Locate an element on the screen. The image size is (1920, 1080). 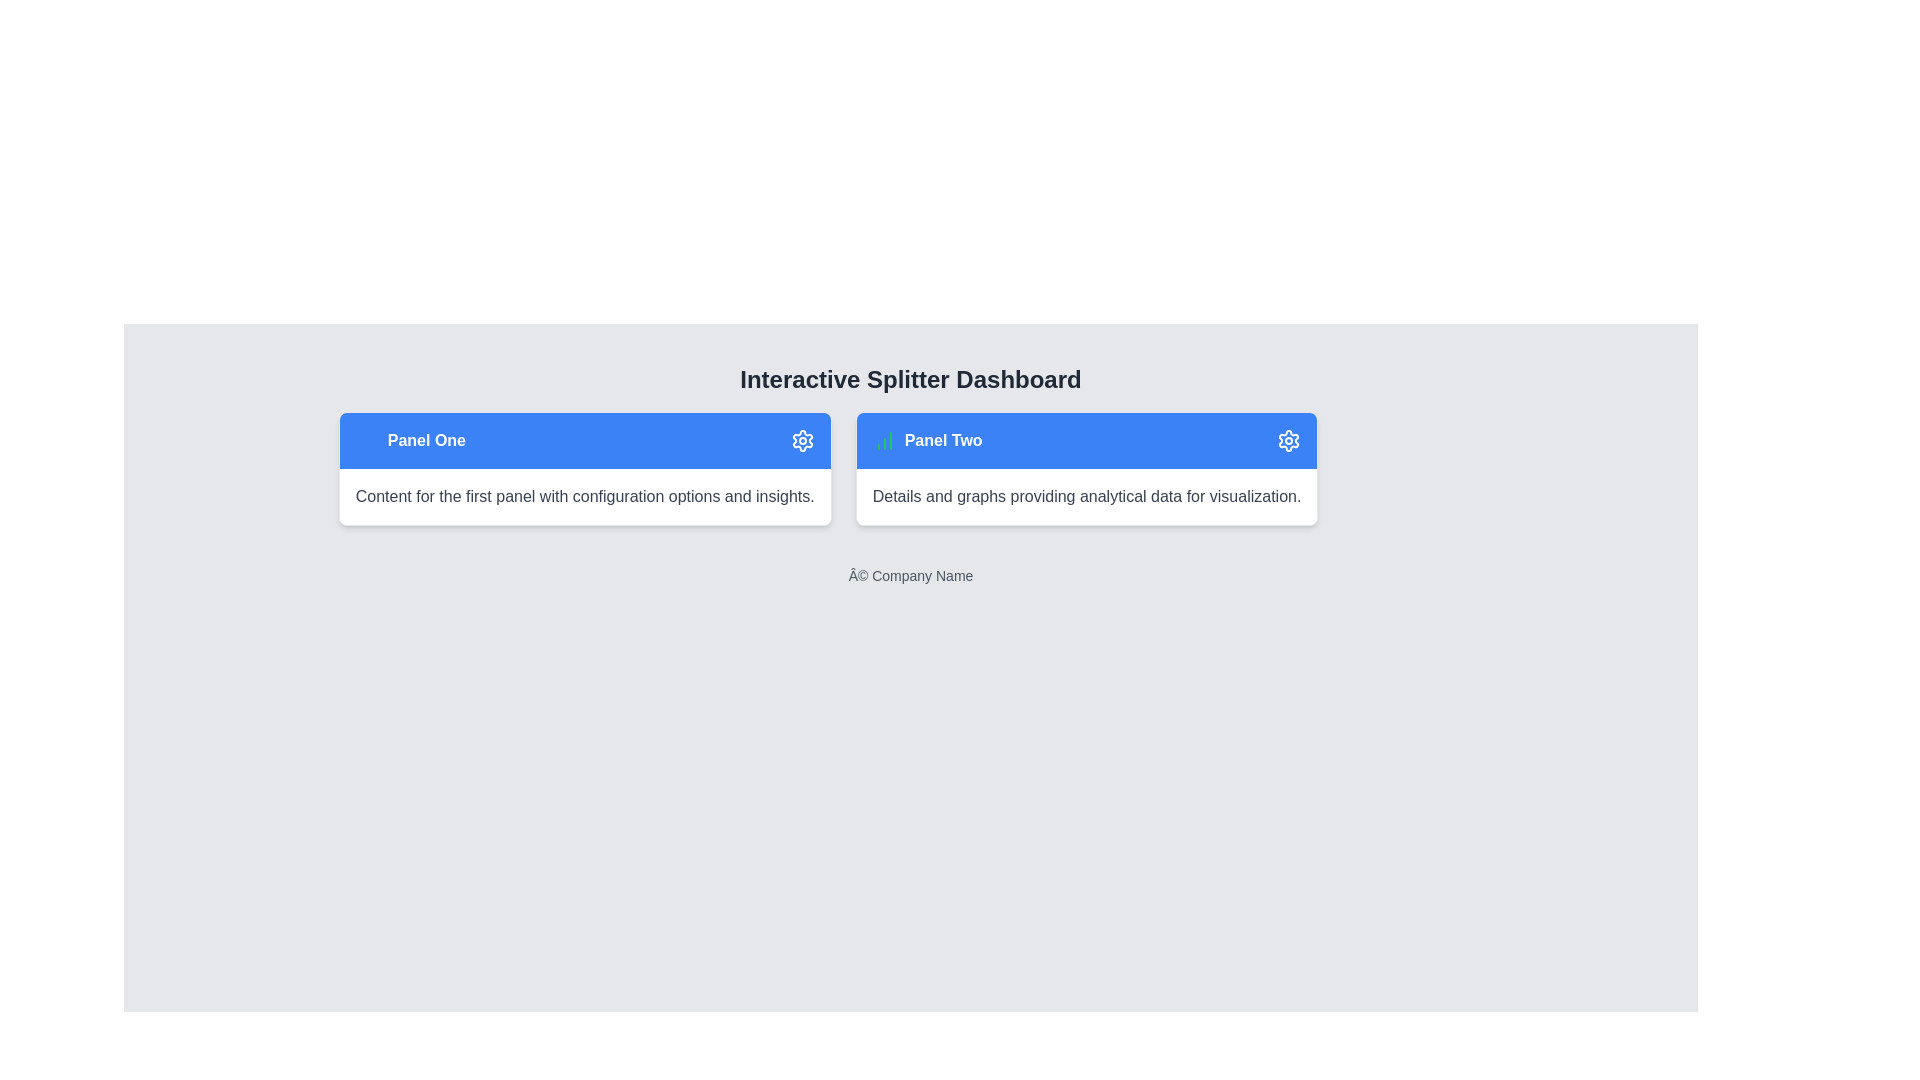
text label that serves as a title for the panel, located in the upper part of the card-like component, to the right of 'Panel One' and centrally aligned in the blue header region is located at coordinates (942, 439).